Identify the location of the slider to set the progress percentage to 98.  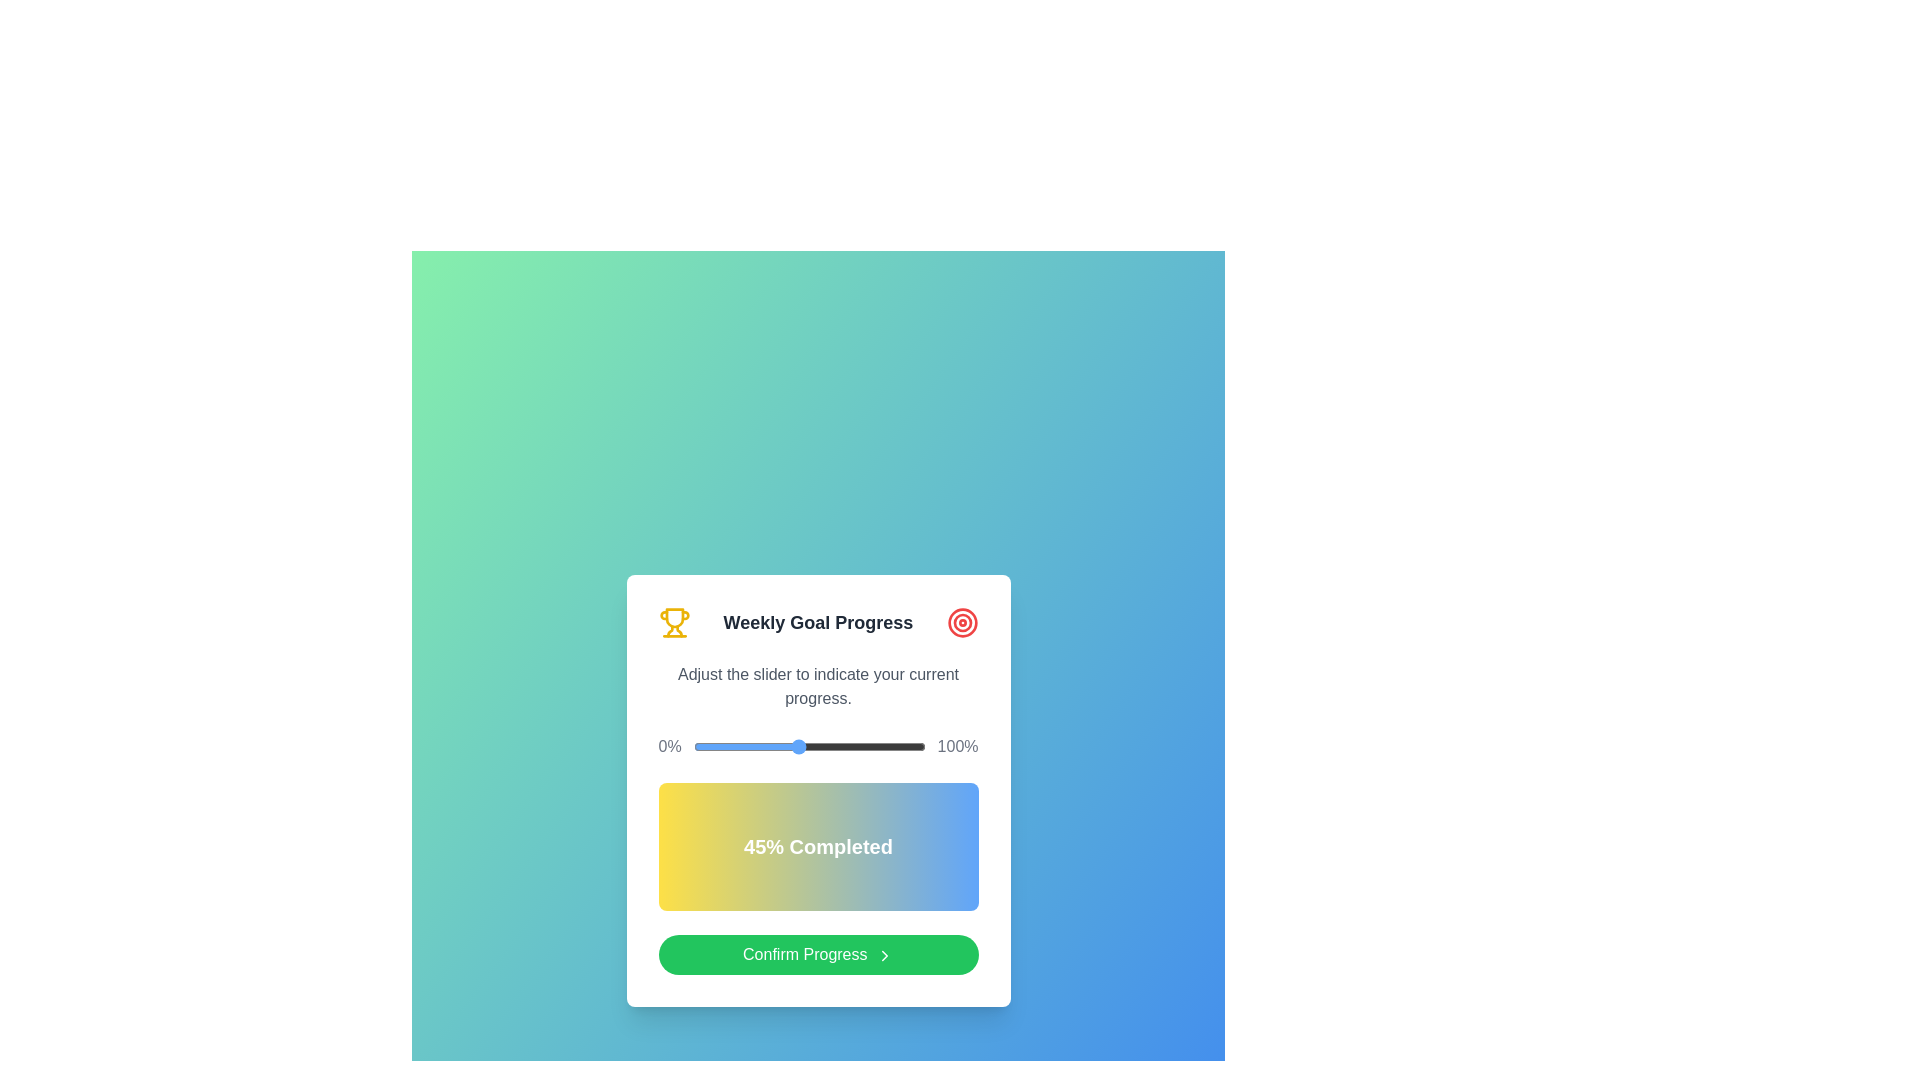
(920, 747).